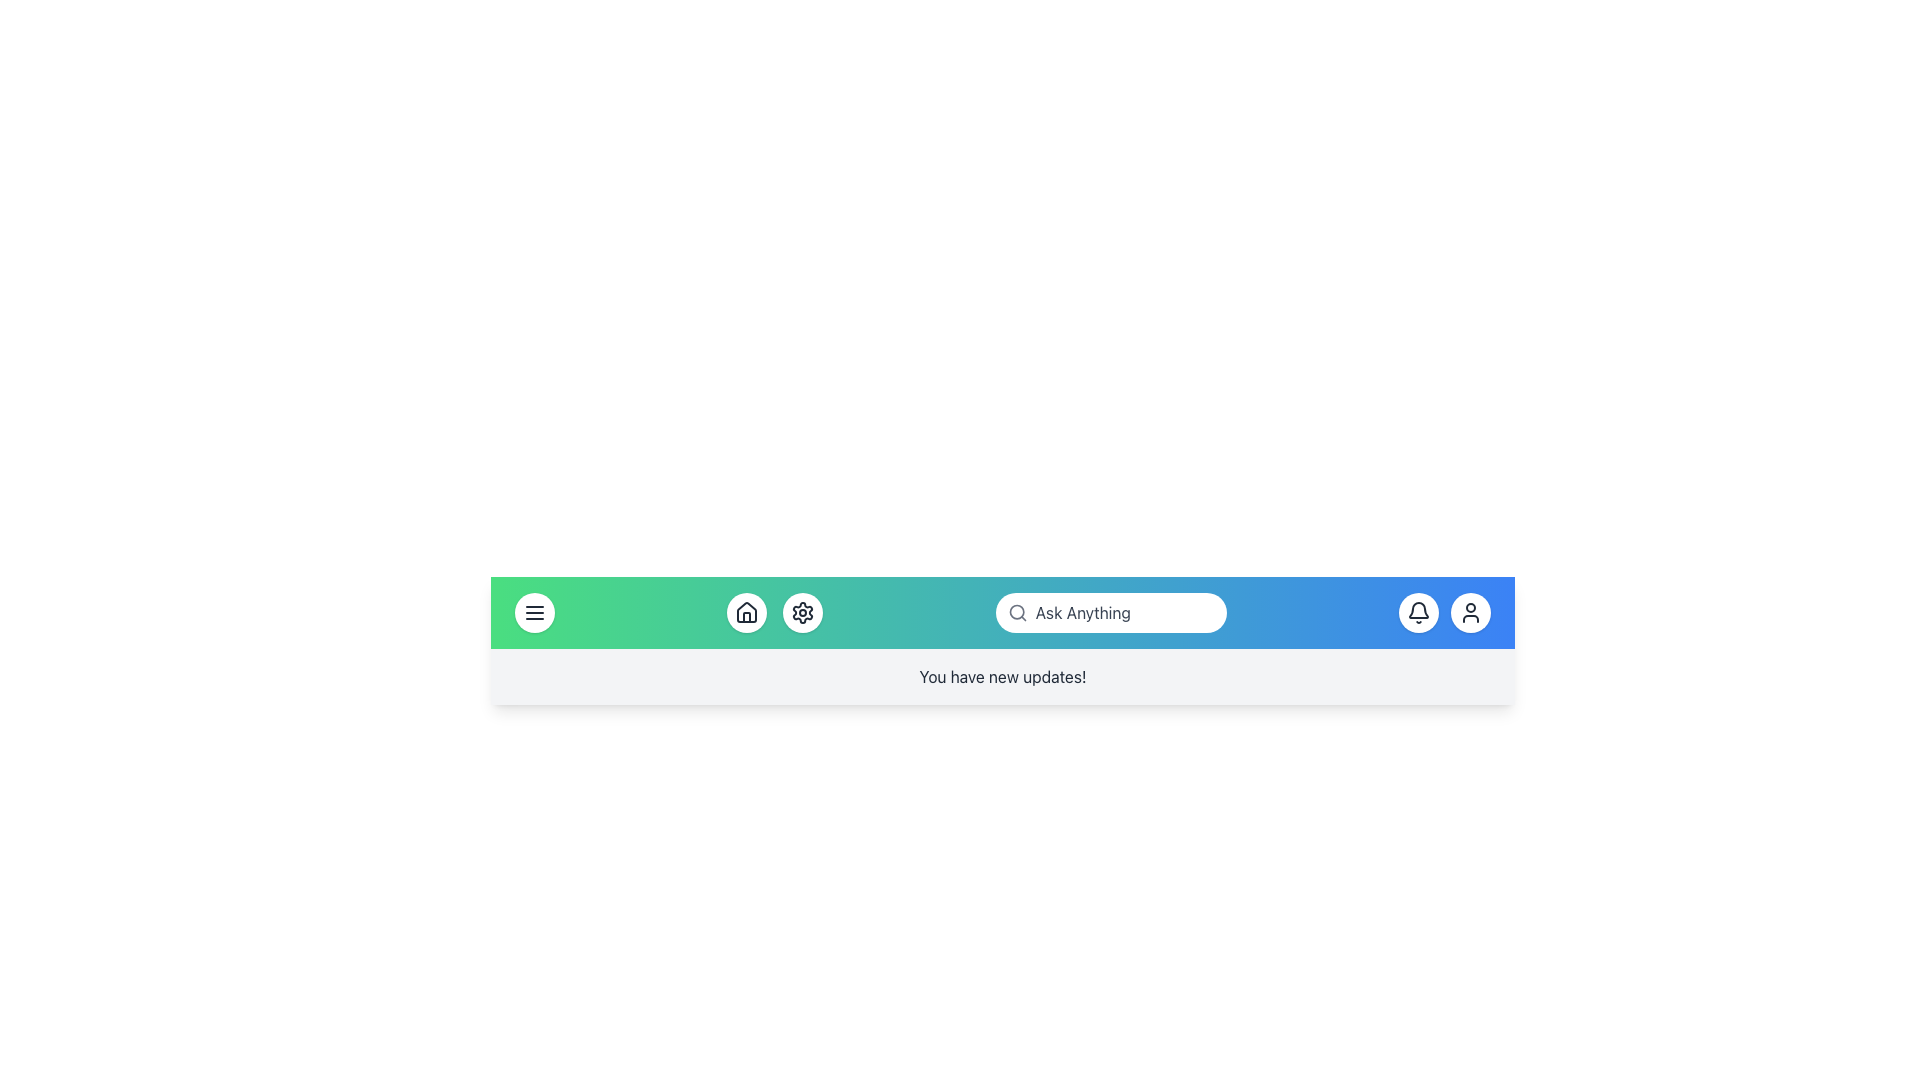 Image resolution: width=1920 pixels, height=1080 pixels. I want to click on the circular menu icon with three horizontal black lines on a white background, located at the far left of the top navigation bar, so click(534, 612).